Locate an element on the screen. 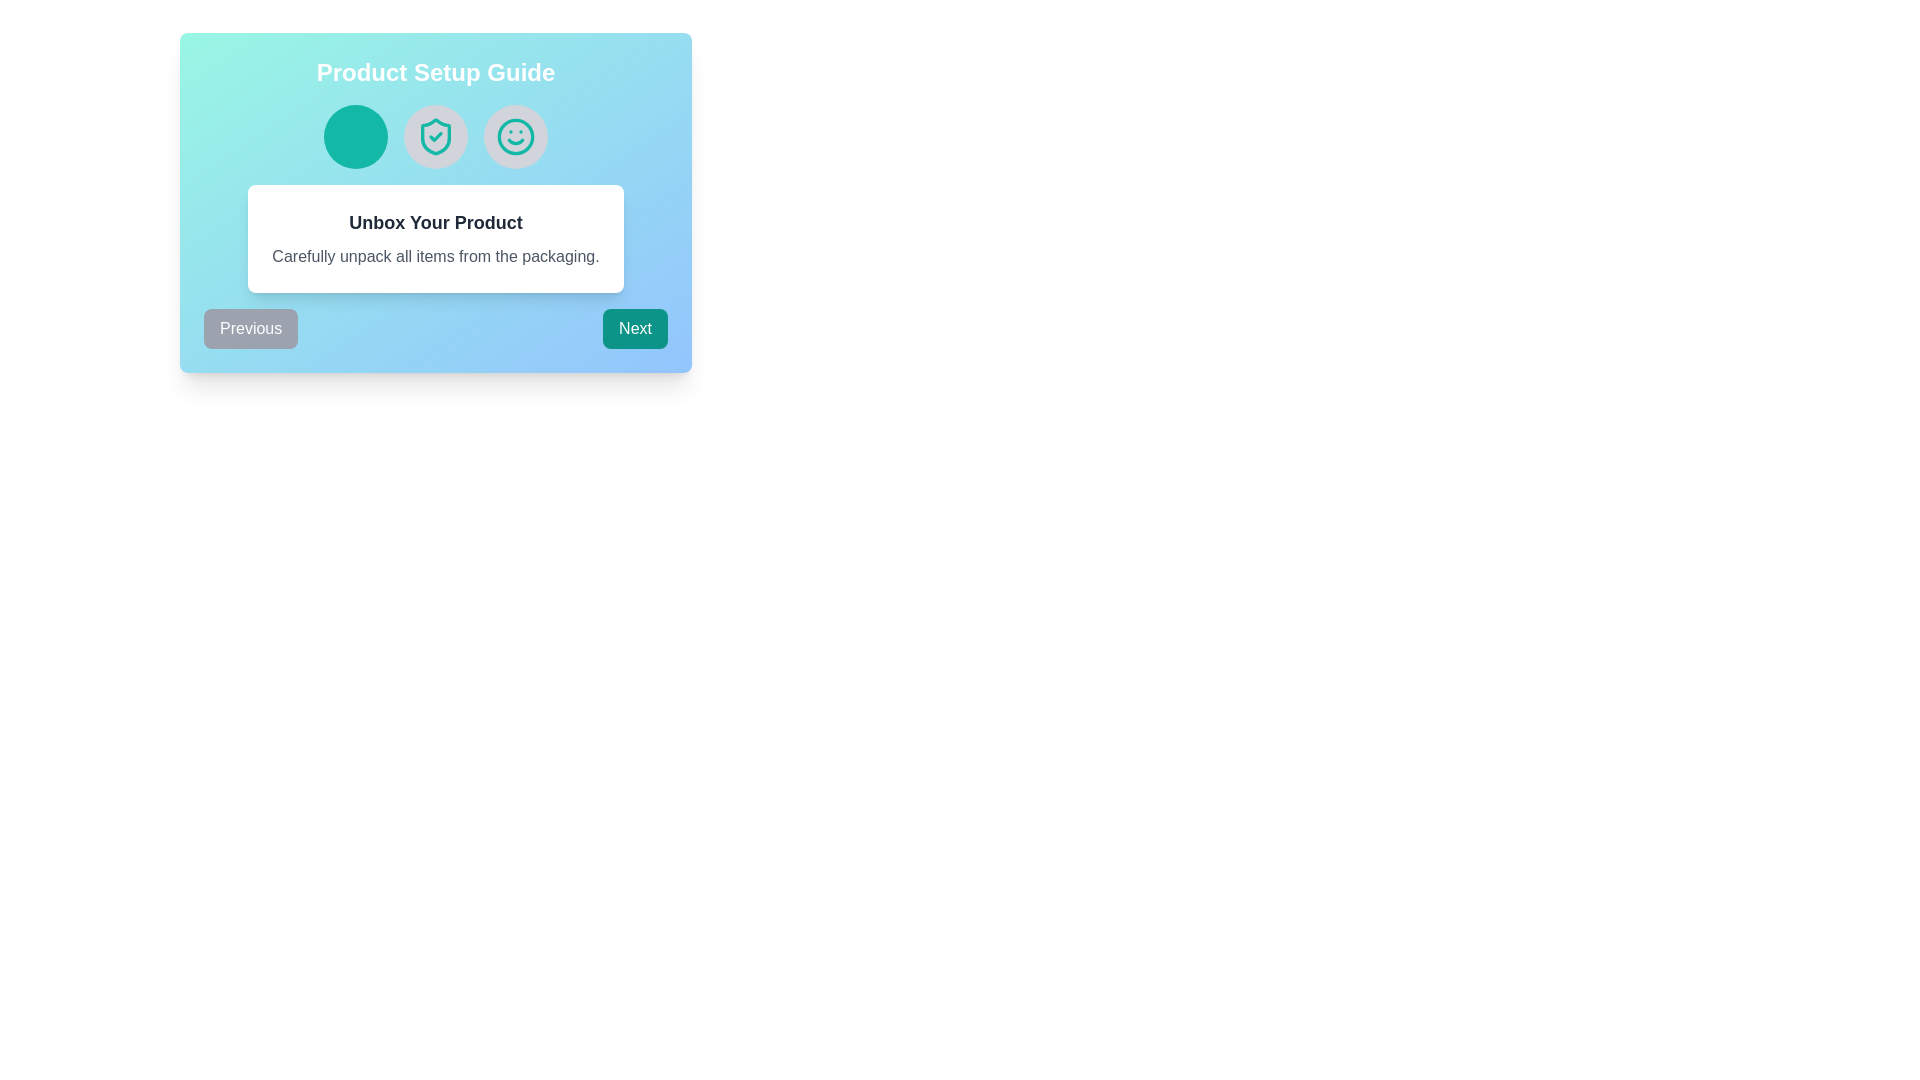  the second circular icon from the left, which has a shield symbol with a check mark inside and a gray background with teal accents is located at coordinates (435, 136).